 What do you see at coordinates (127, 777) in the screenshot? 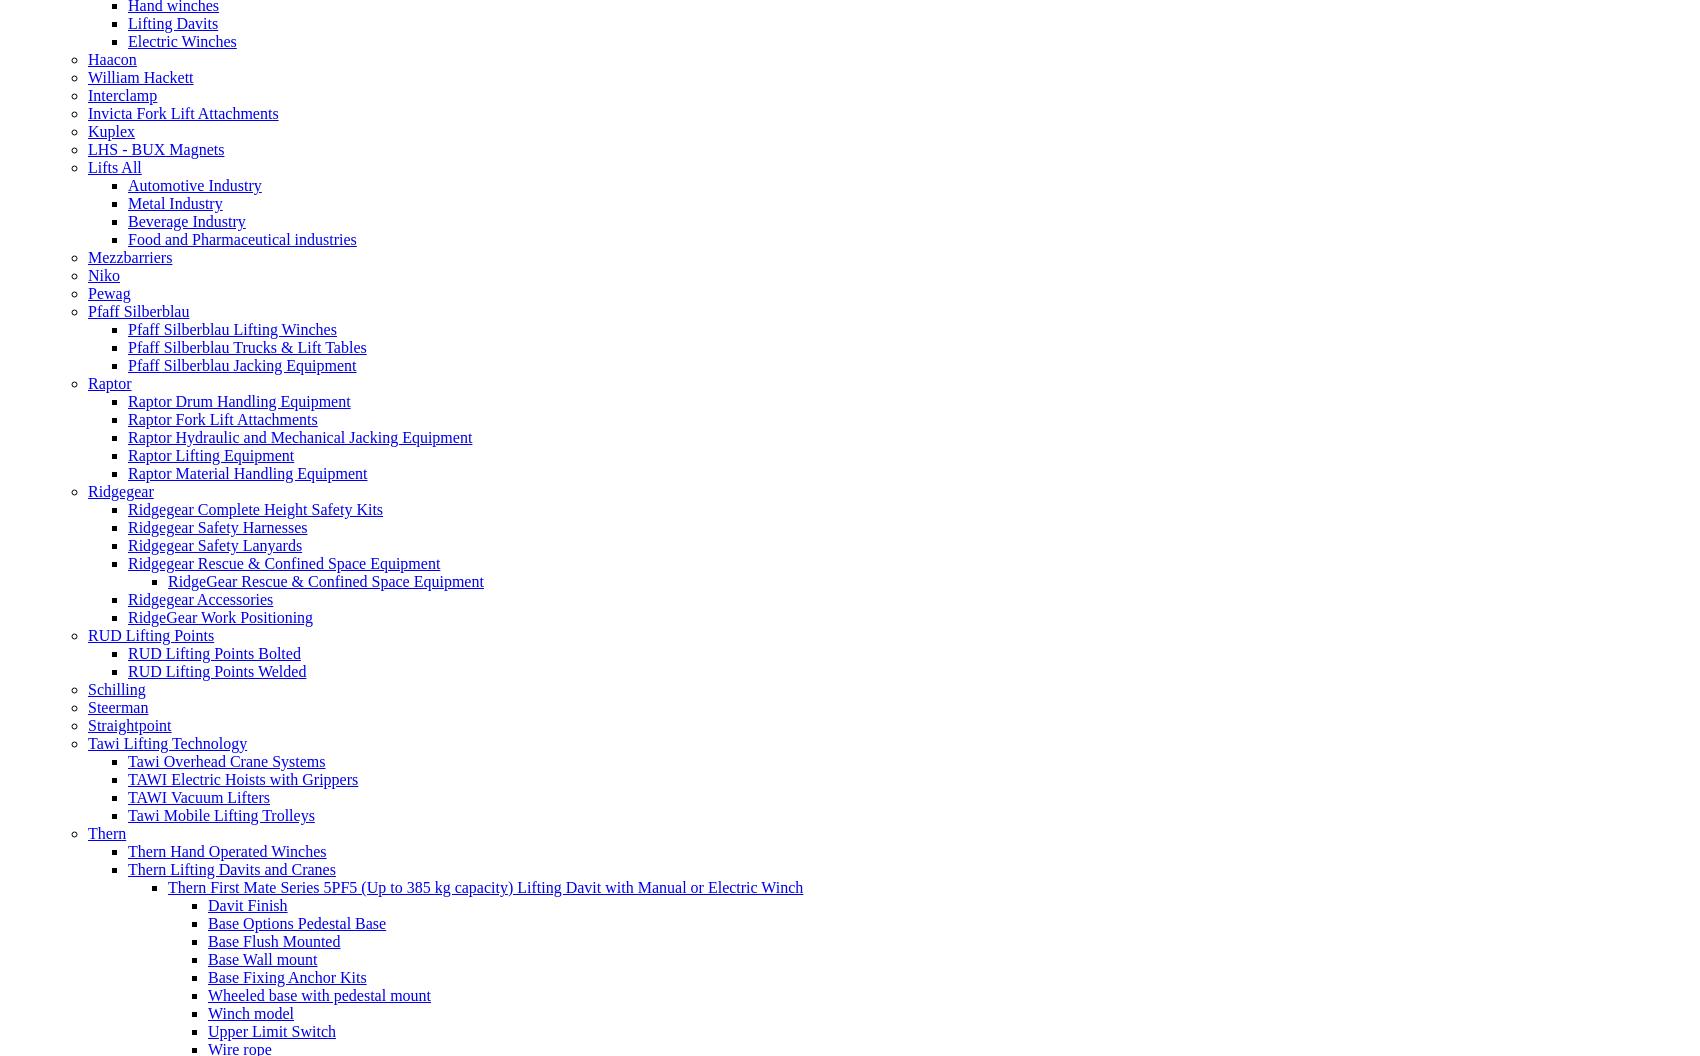
I see `'TAWI Electric Hoists with Grippers'` at bounding box center [127, 777].